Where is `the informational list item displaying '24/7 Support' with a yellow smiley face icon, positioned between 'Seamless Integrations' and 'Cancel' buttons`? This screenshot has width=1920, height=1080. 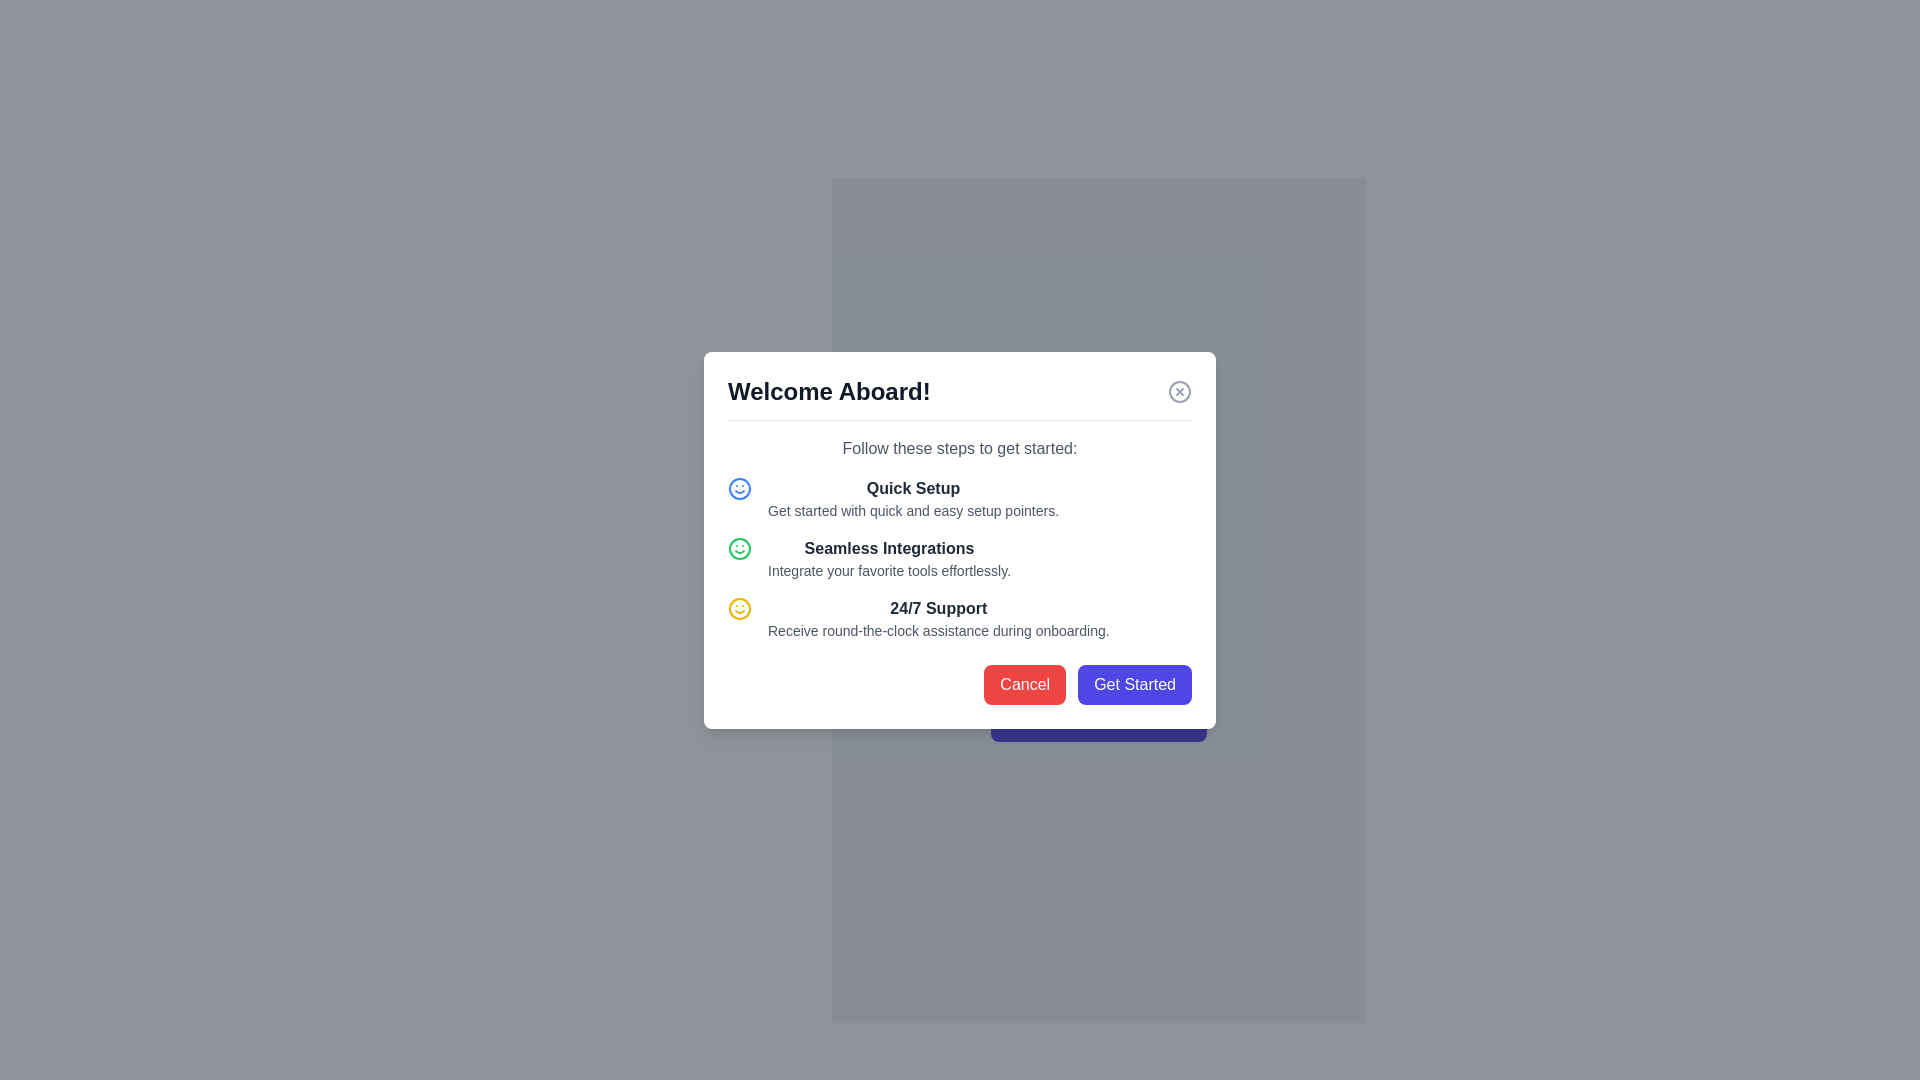 the informational list item displaying '24/7 Support' with a yellow smiley face icon, positioned between 'Seamless Integrations' and 'Cancel' buttons is located at coordinates (960, 616).